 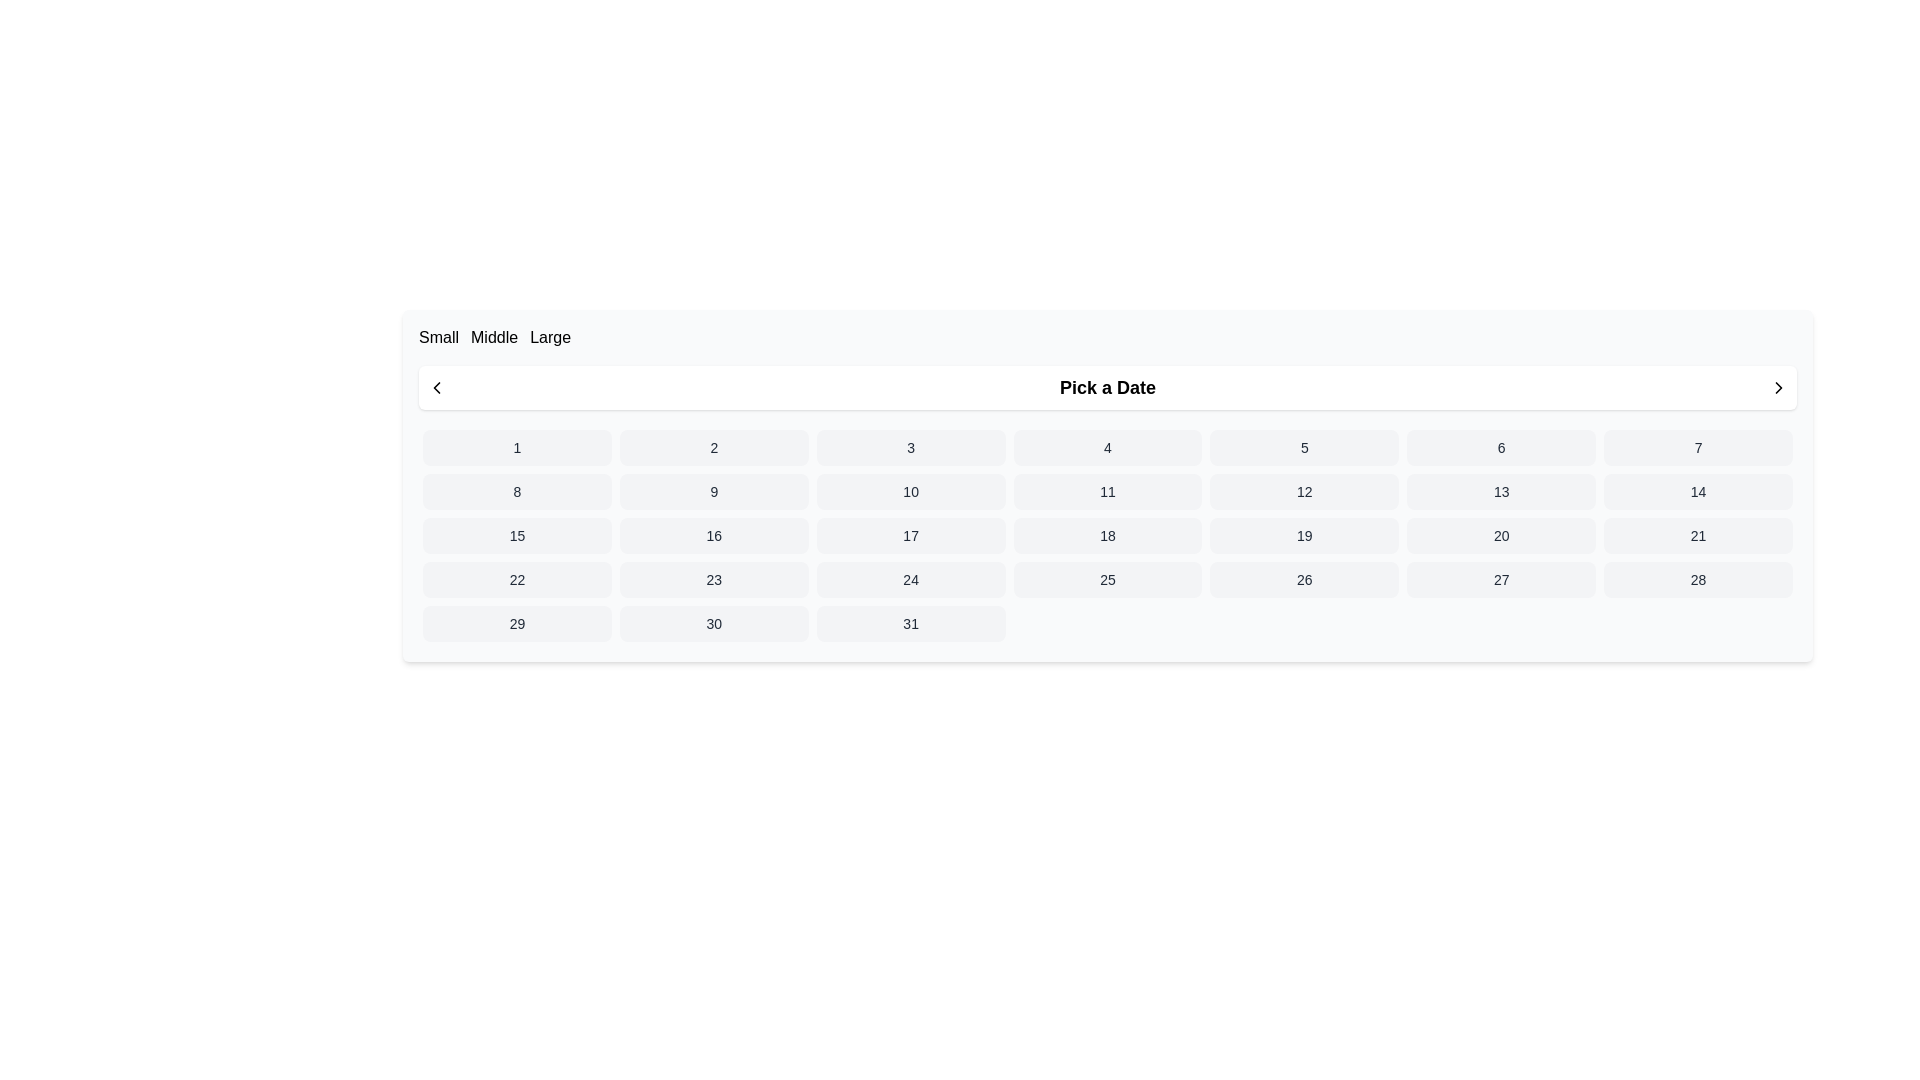 I want to click on the rectangular button with rounded edges containing the text '27', so click(x=1501, y=579).